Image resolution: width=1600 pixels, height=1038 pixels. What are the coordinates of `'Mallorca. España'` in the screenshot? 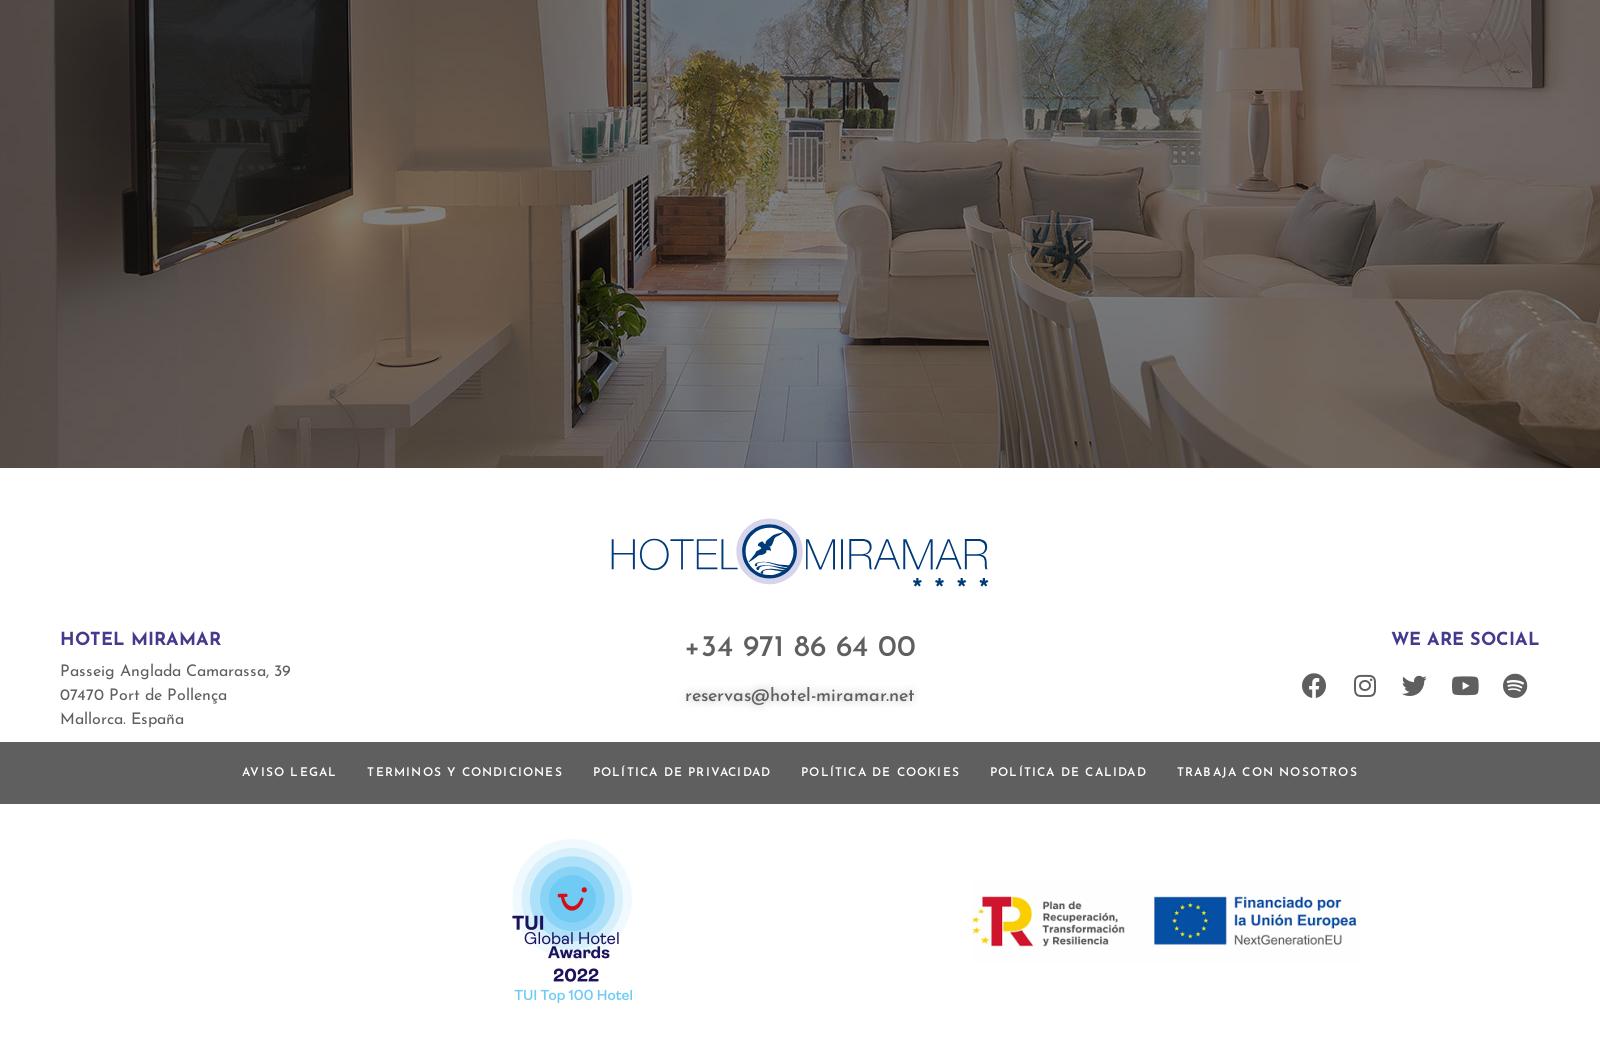 It's located at (59, 718).